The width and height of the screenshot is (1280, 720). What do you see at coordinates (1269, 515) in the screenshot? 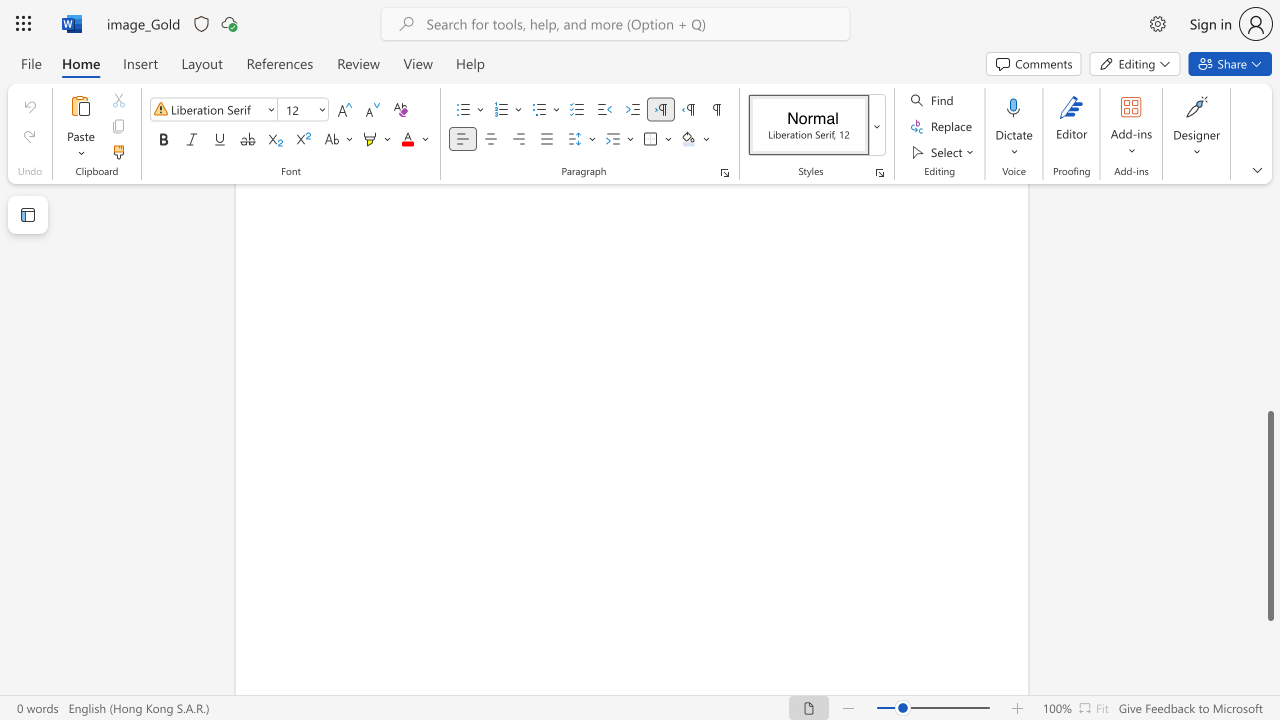
I see `the scrollbar and move down 30 pixels` at bounding box center [1269, 515].